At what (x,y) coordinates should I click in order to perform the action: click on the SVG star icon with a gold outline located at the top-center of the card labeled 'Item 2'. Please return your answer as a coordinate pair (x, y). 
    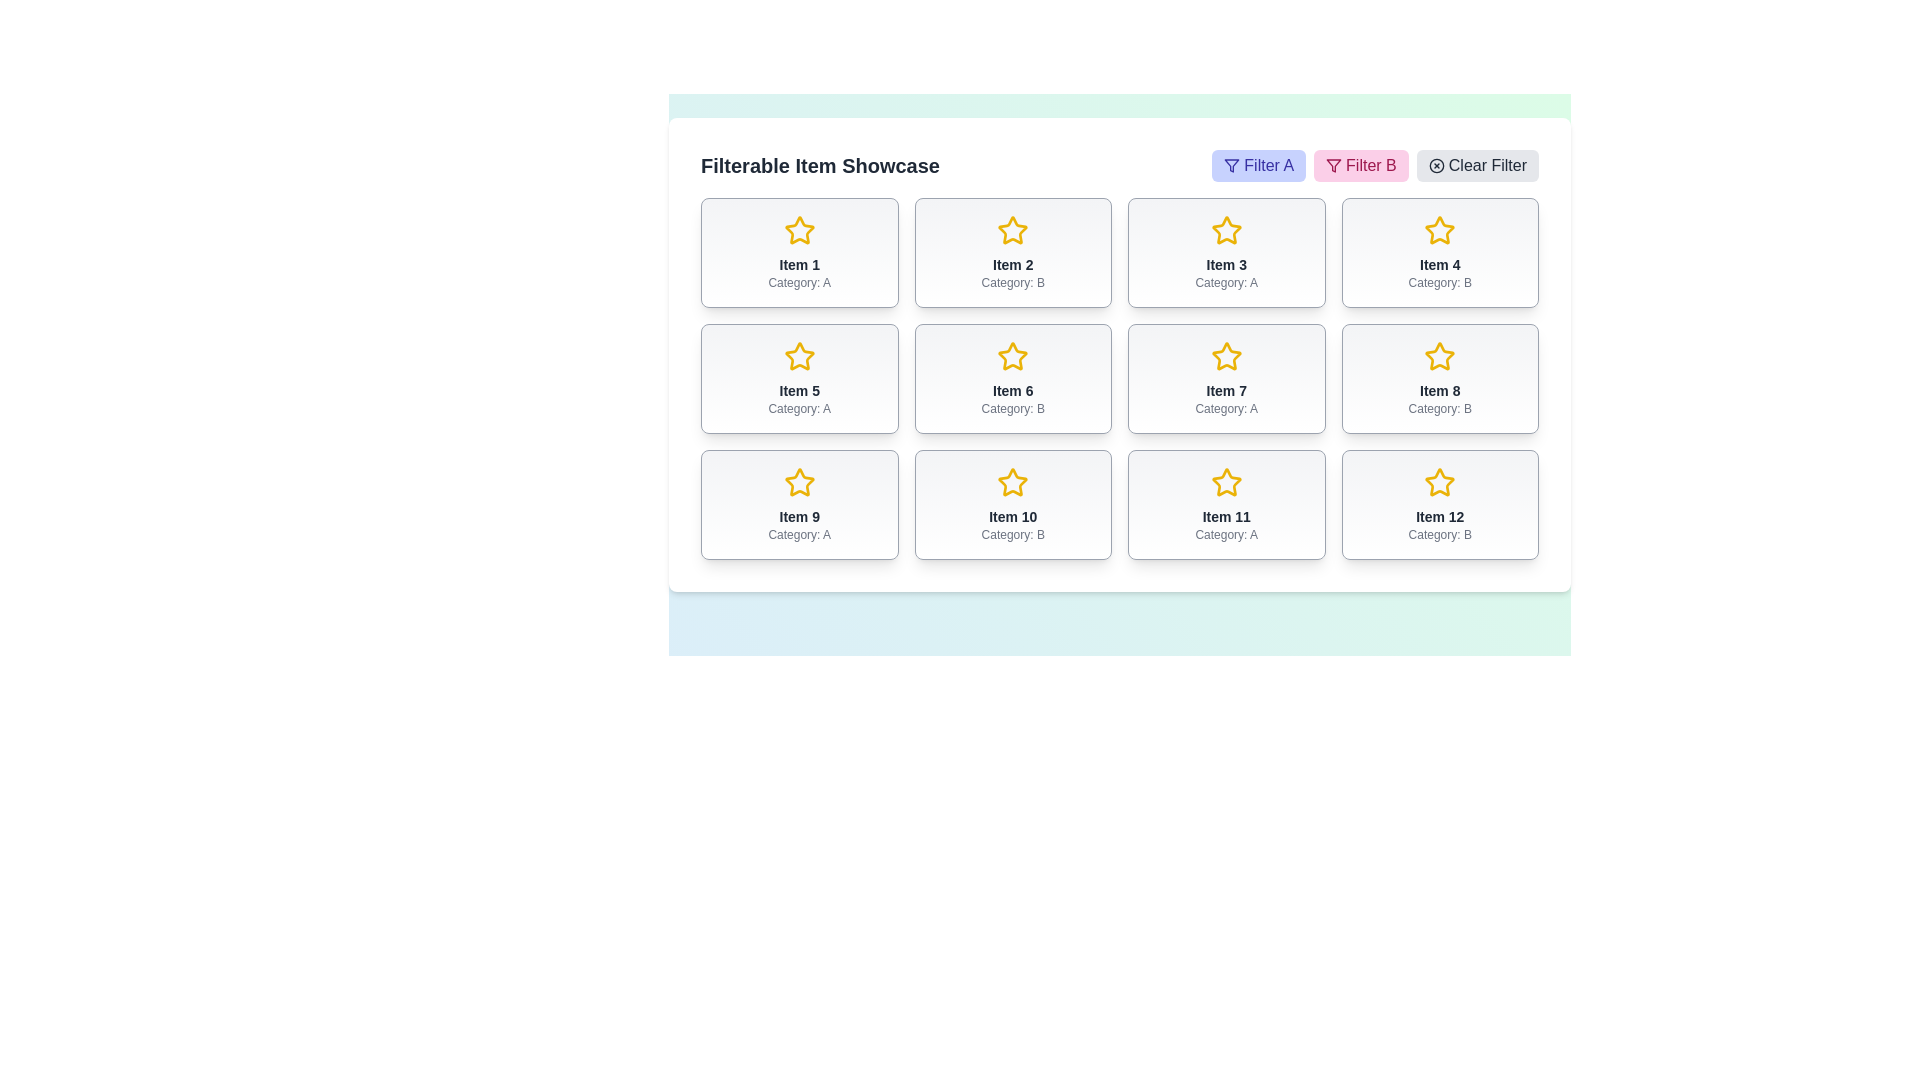
    Looking at the image, I should click on (1013, 229).